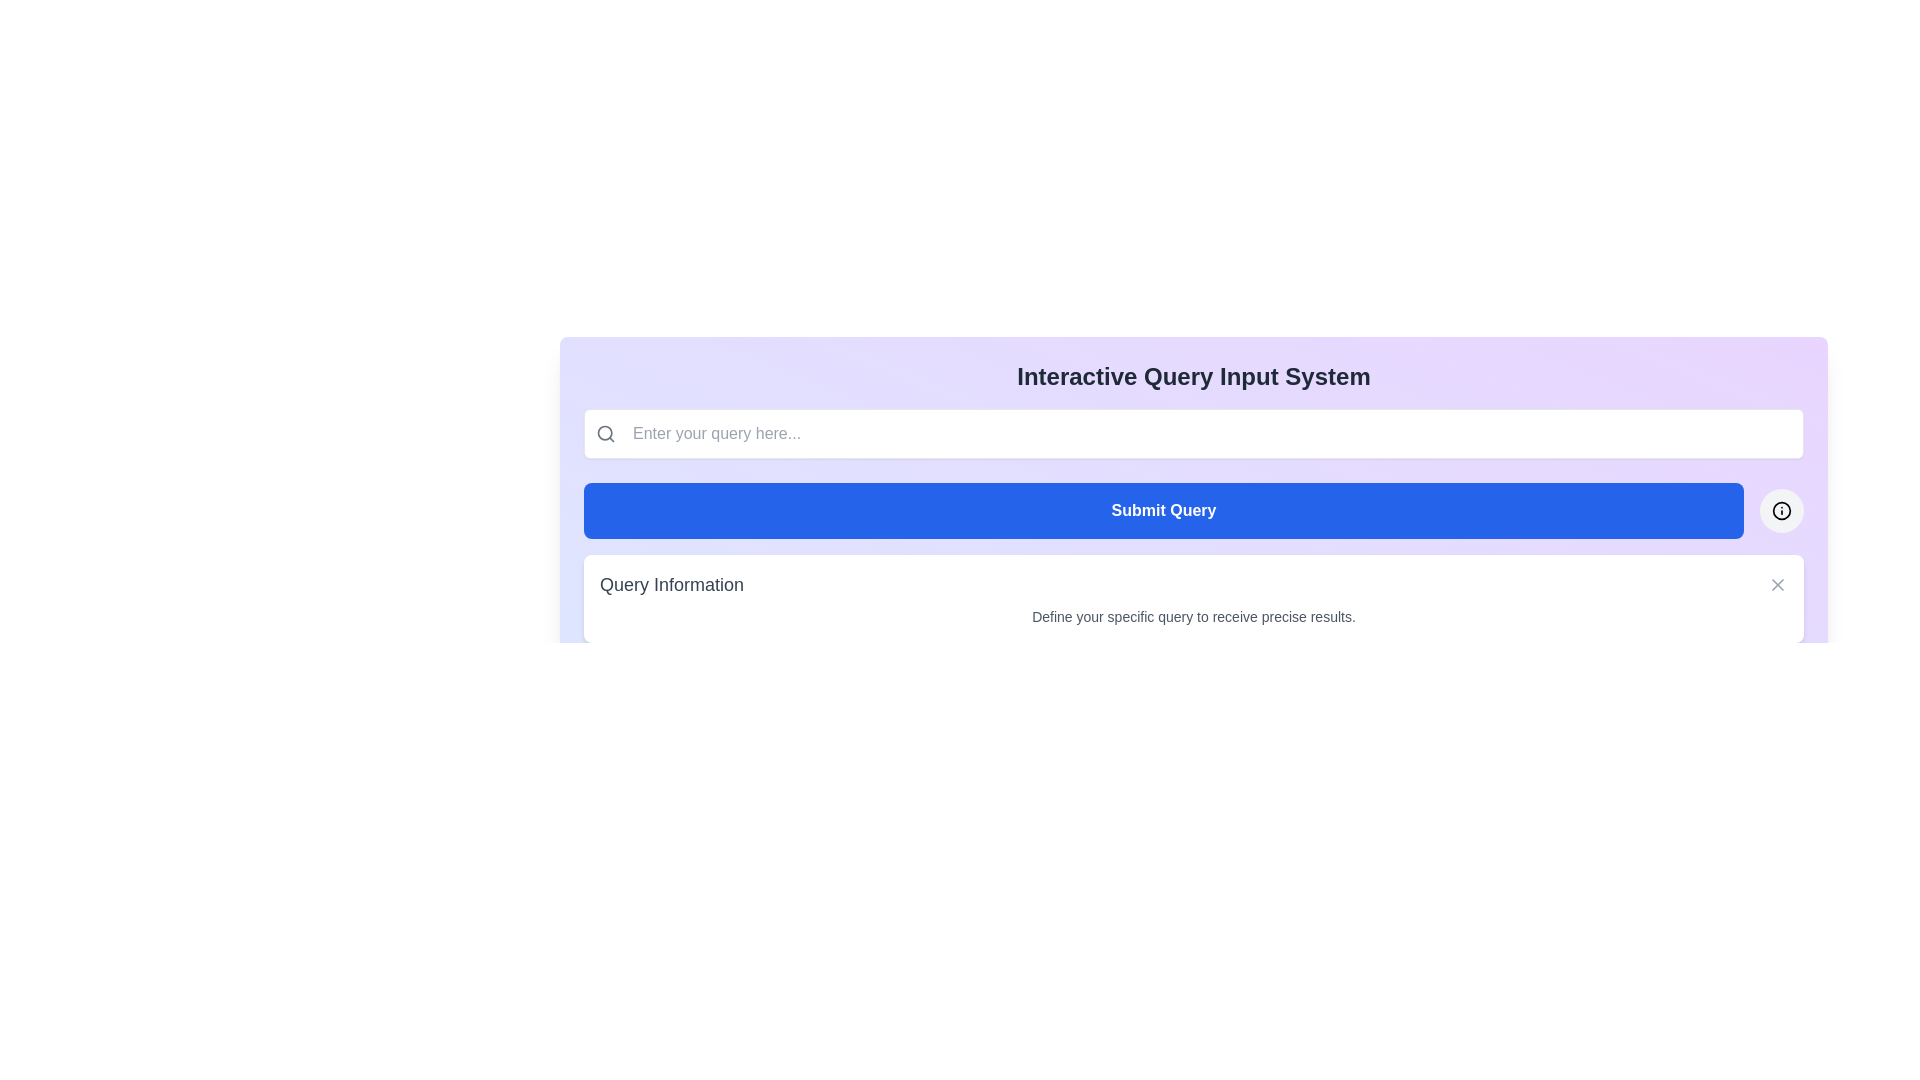  I want to click on the informational panel located centrally below the 'Submit Query' button in the 'Interactive Query Input System' section, which is the third element in this section's content layout, so click(1194, 597).